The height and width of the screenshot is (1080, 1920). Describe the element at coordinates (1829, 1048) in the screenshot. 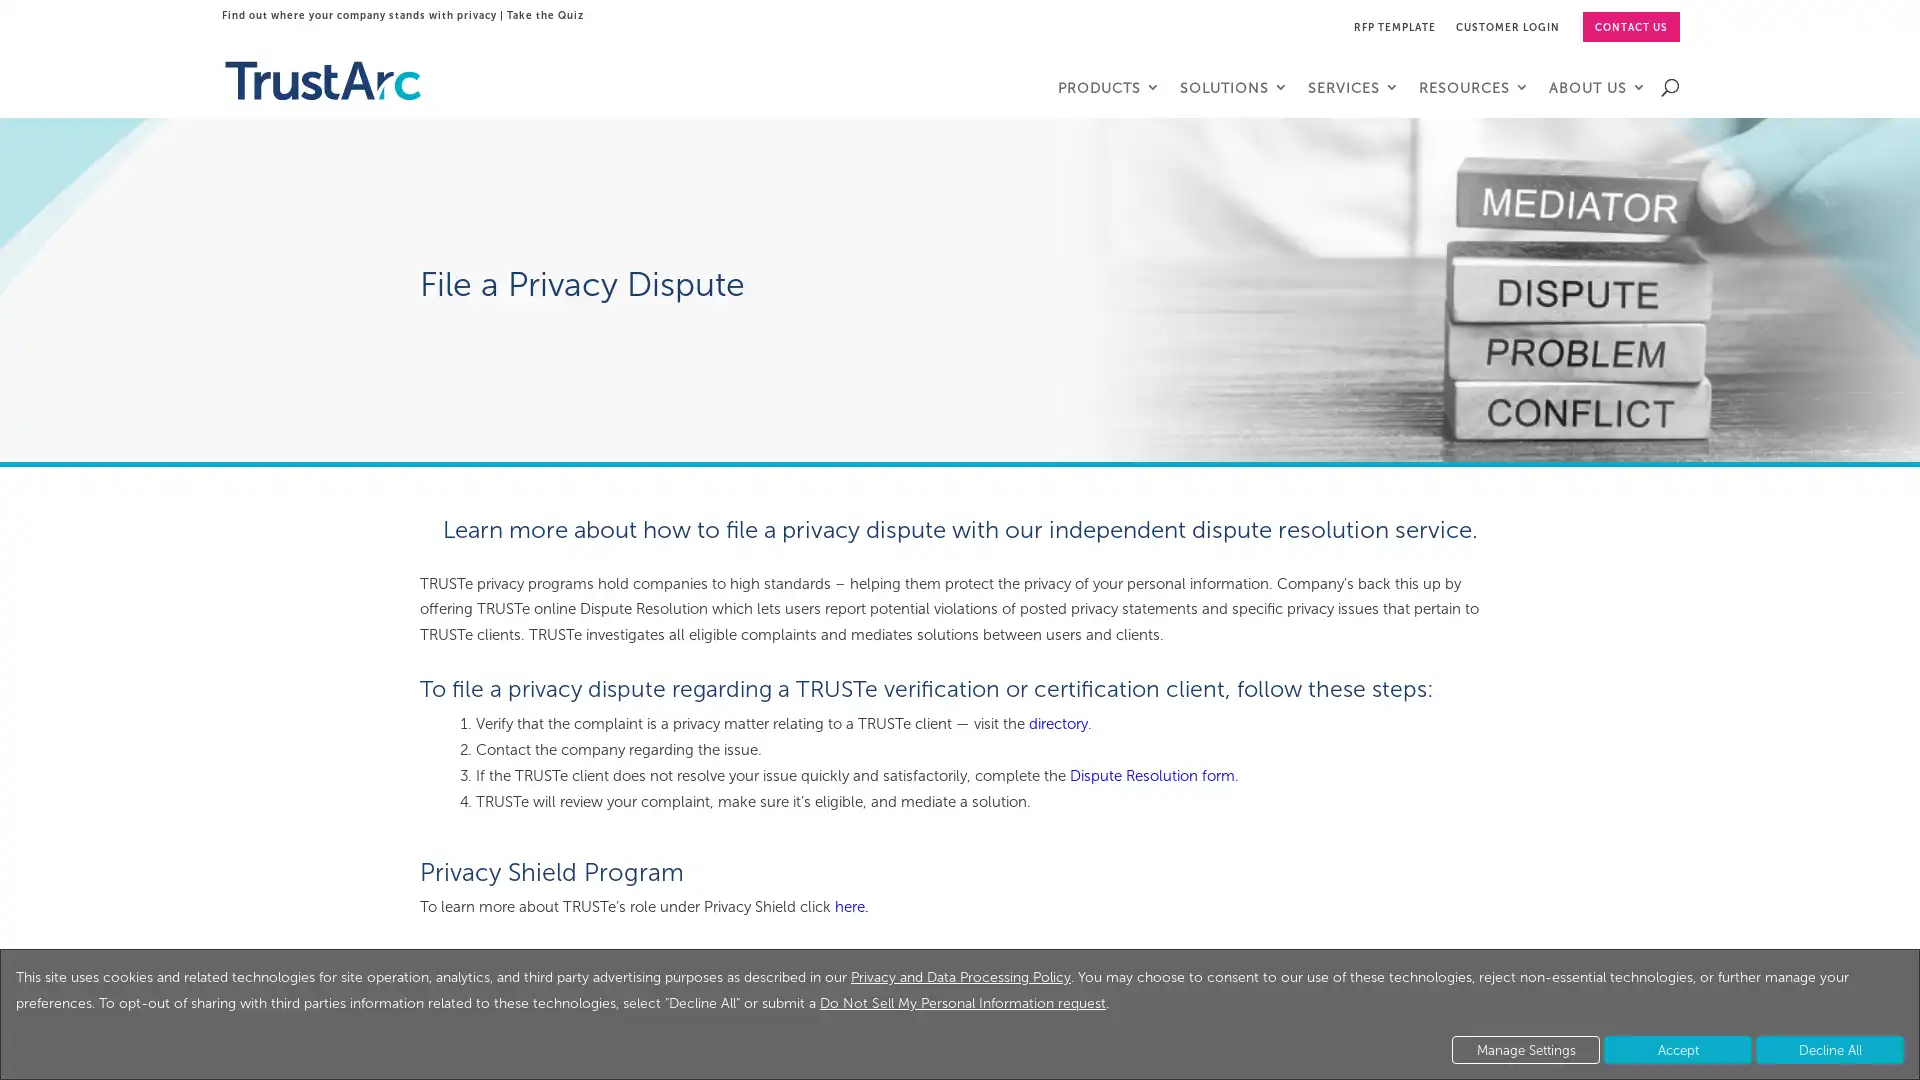

I see `Decline All` at that location.